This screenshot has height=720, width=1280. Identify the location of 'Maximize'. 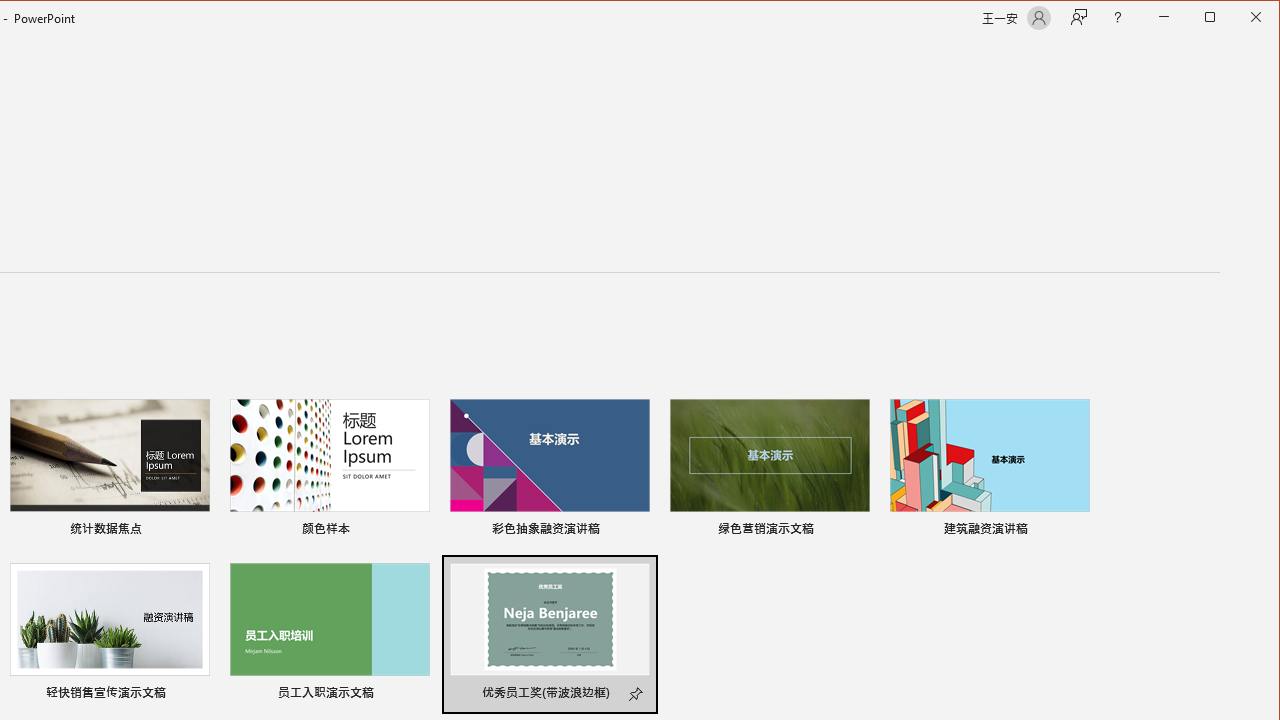
(1238, 19).